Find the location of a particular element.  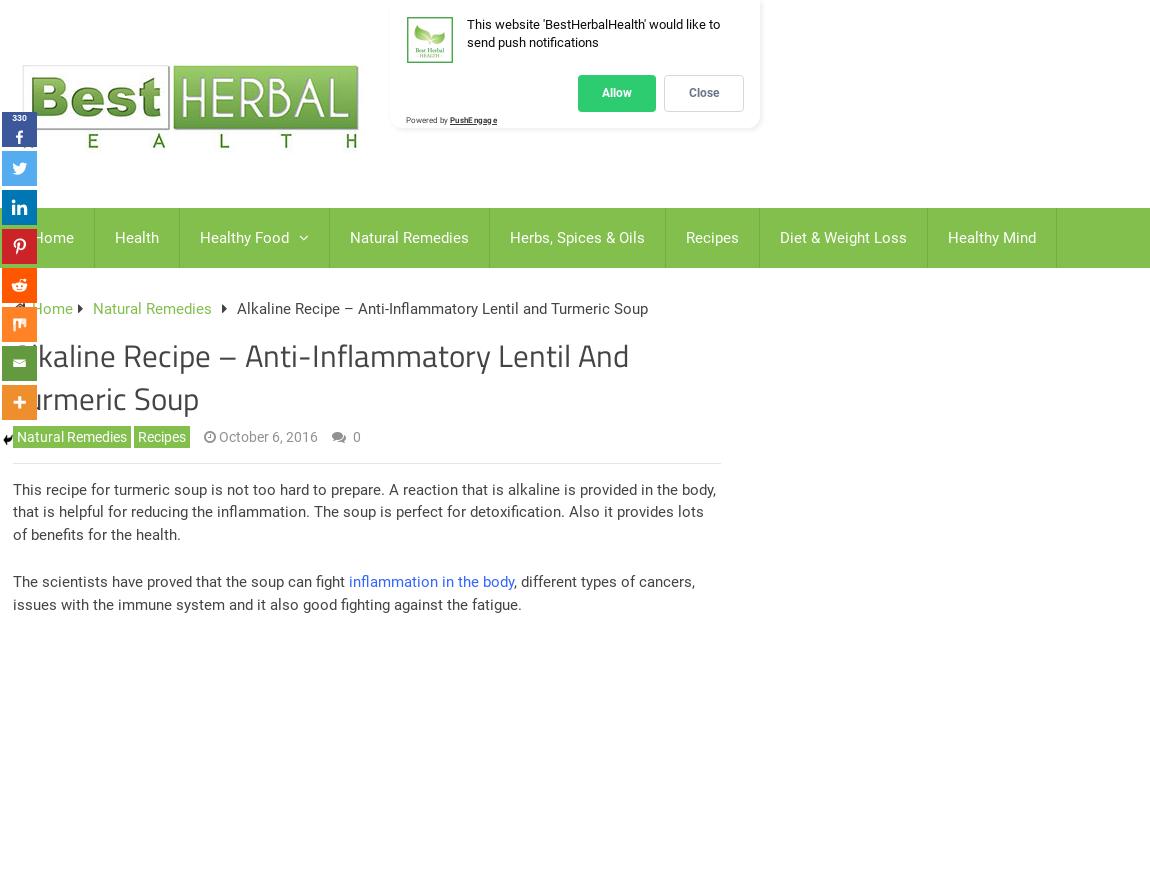

'Close' is located at coordinates (703, 92).